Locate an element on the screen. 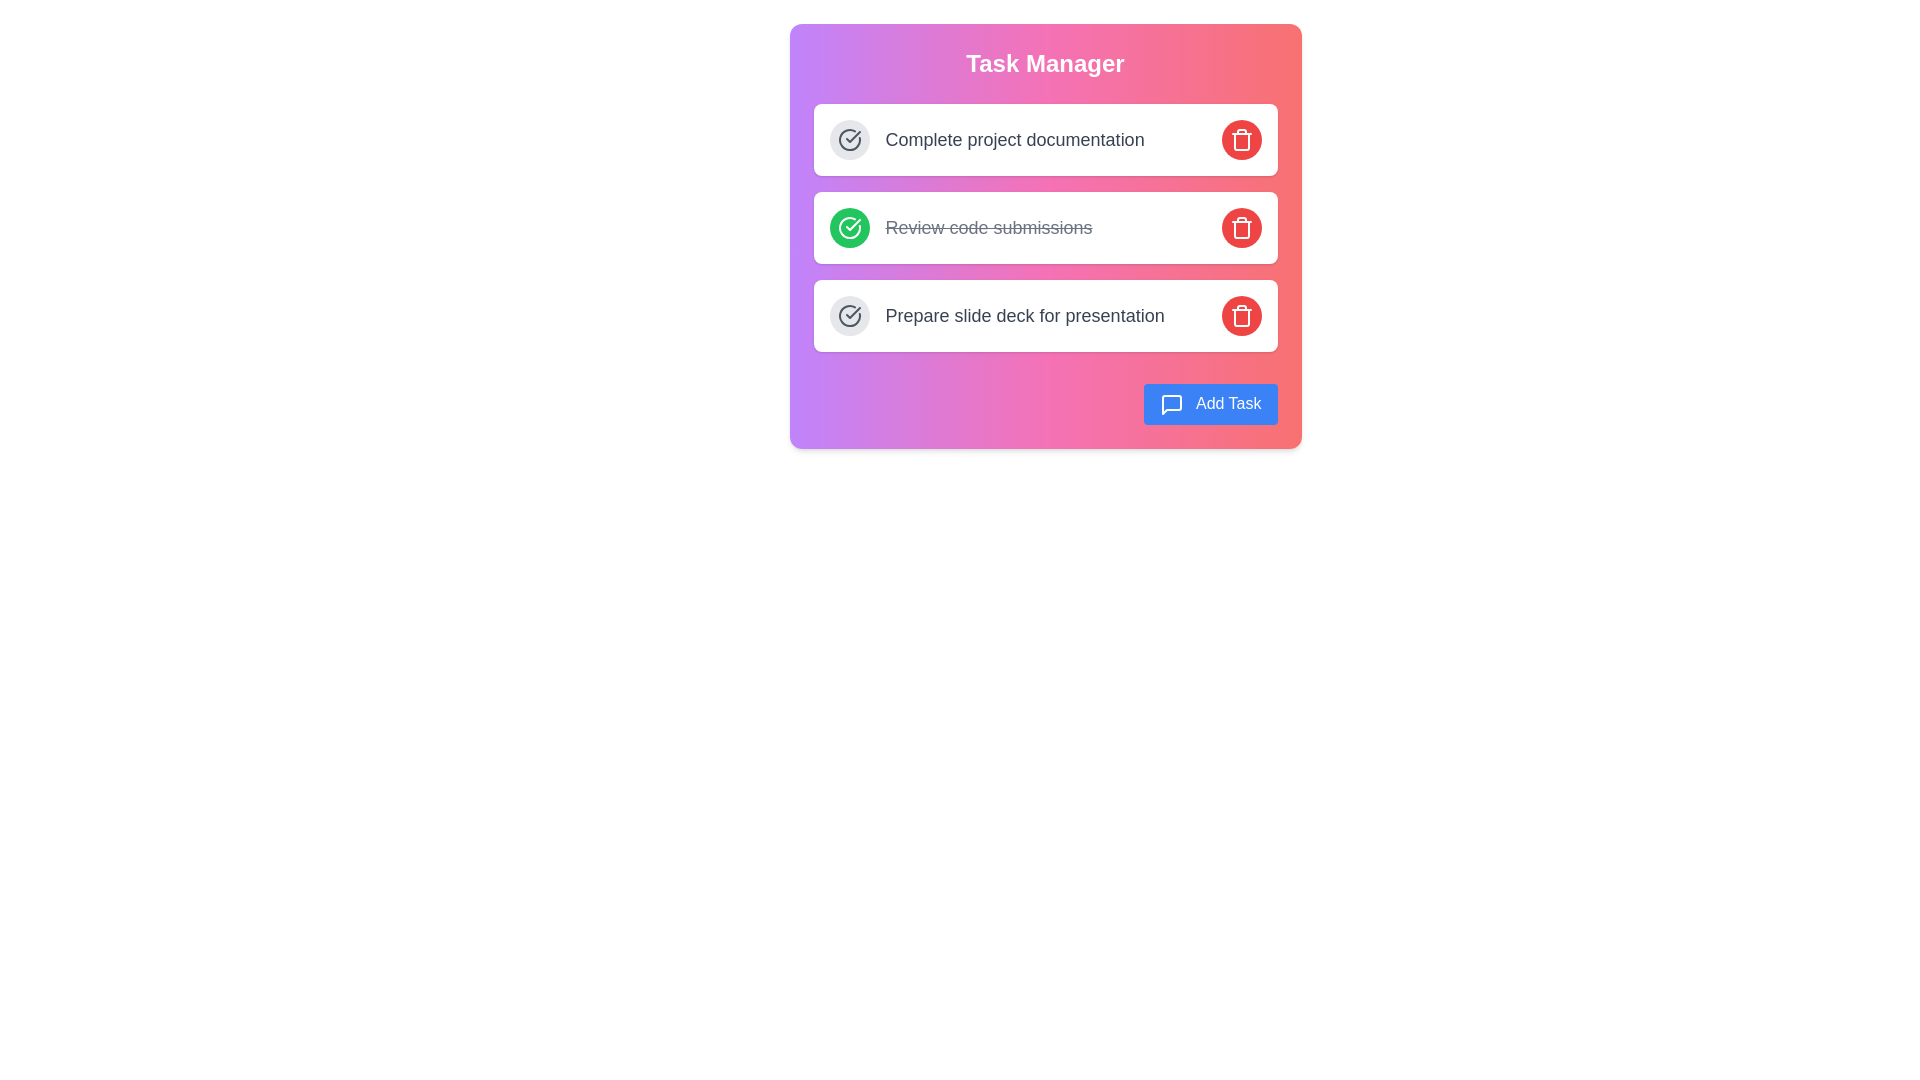  the label indicating a completed task in the task manager interface, which is the second item in the vertical task list located to the right of the green checkmark icon is located at coordinates (988, 226).